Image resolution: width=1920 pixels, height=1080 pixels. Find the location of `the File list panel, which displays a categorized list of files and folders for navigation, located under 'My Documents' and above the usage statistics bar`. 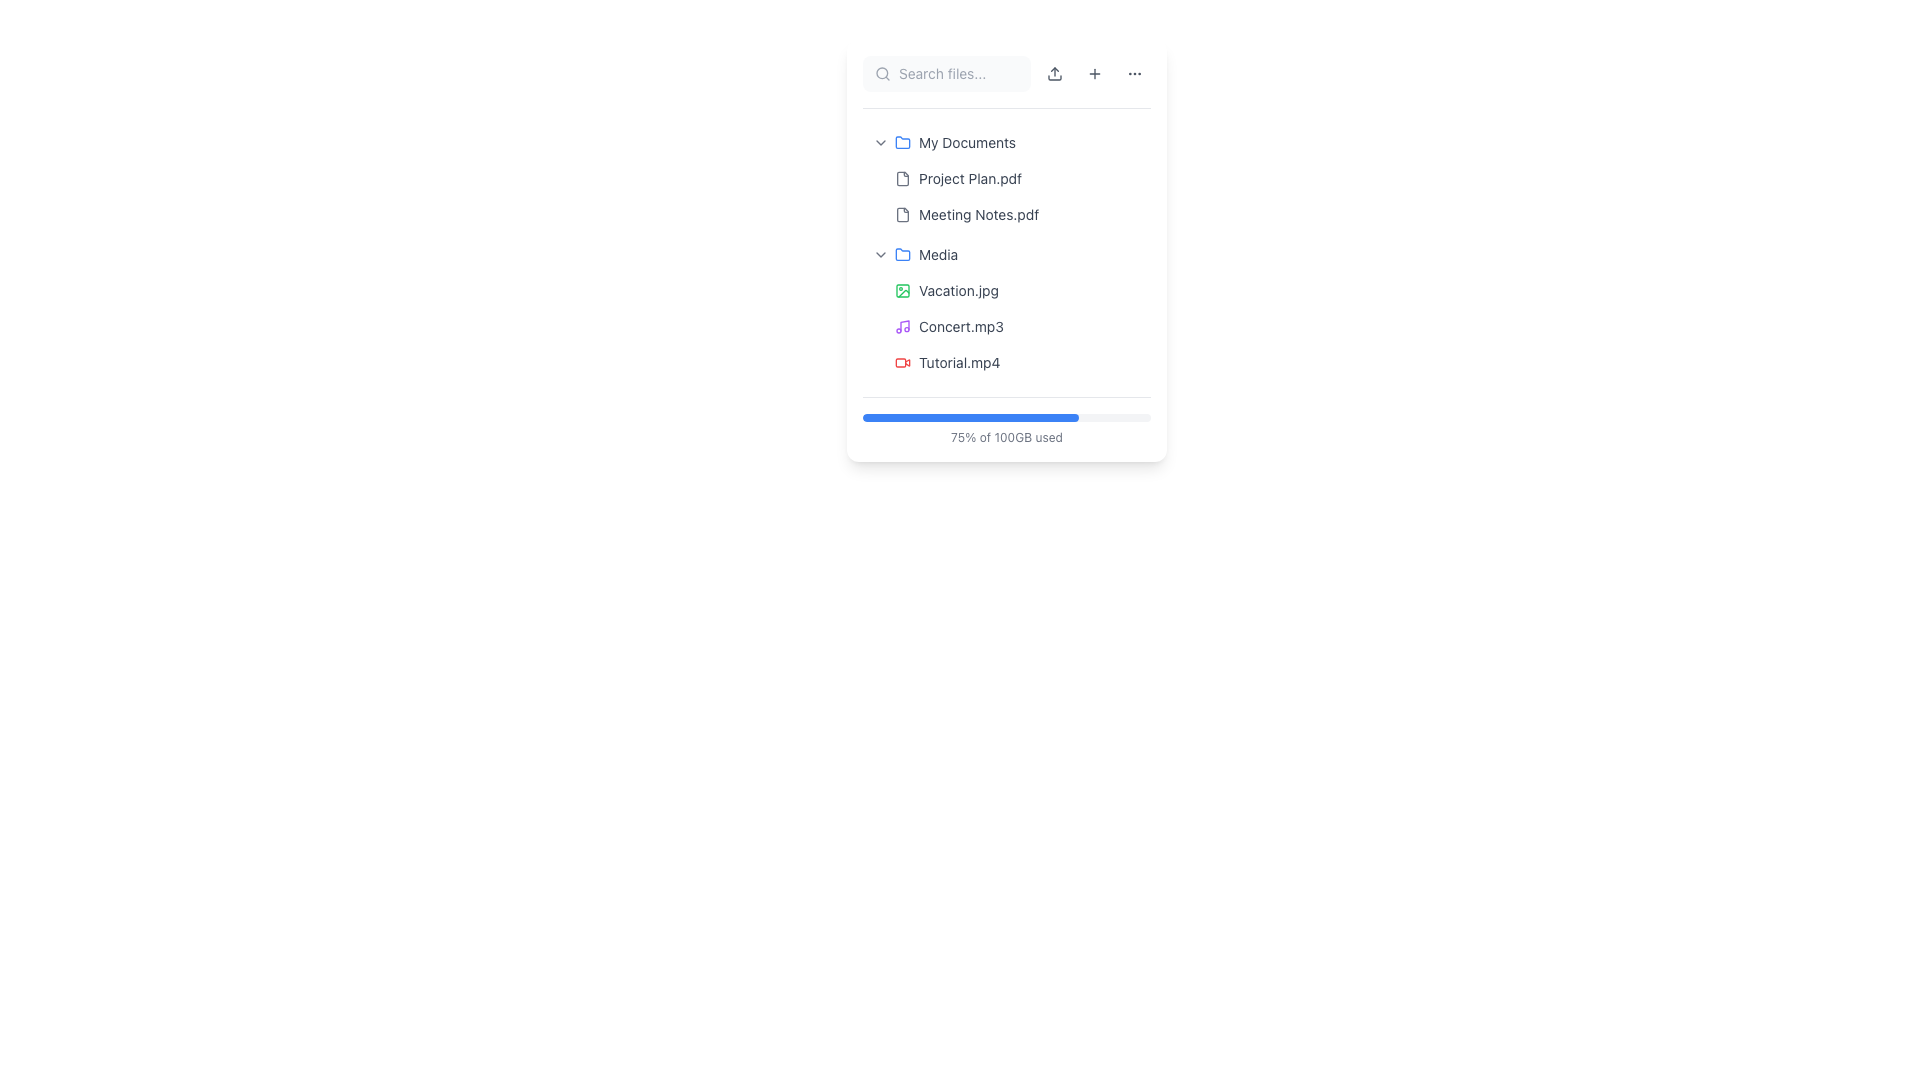

the File list panel, which displays a categorized list of files and folders for navigation, located under 'My Documents' and above the usage statistics bar is located at coordinates (1007, 252).